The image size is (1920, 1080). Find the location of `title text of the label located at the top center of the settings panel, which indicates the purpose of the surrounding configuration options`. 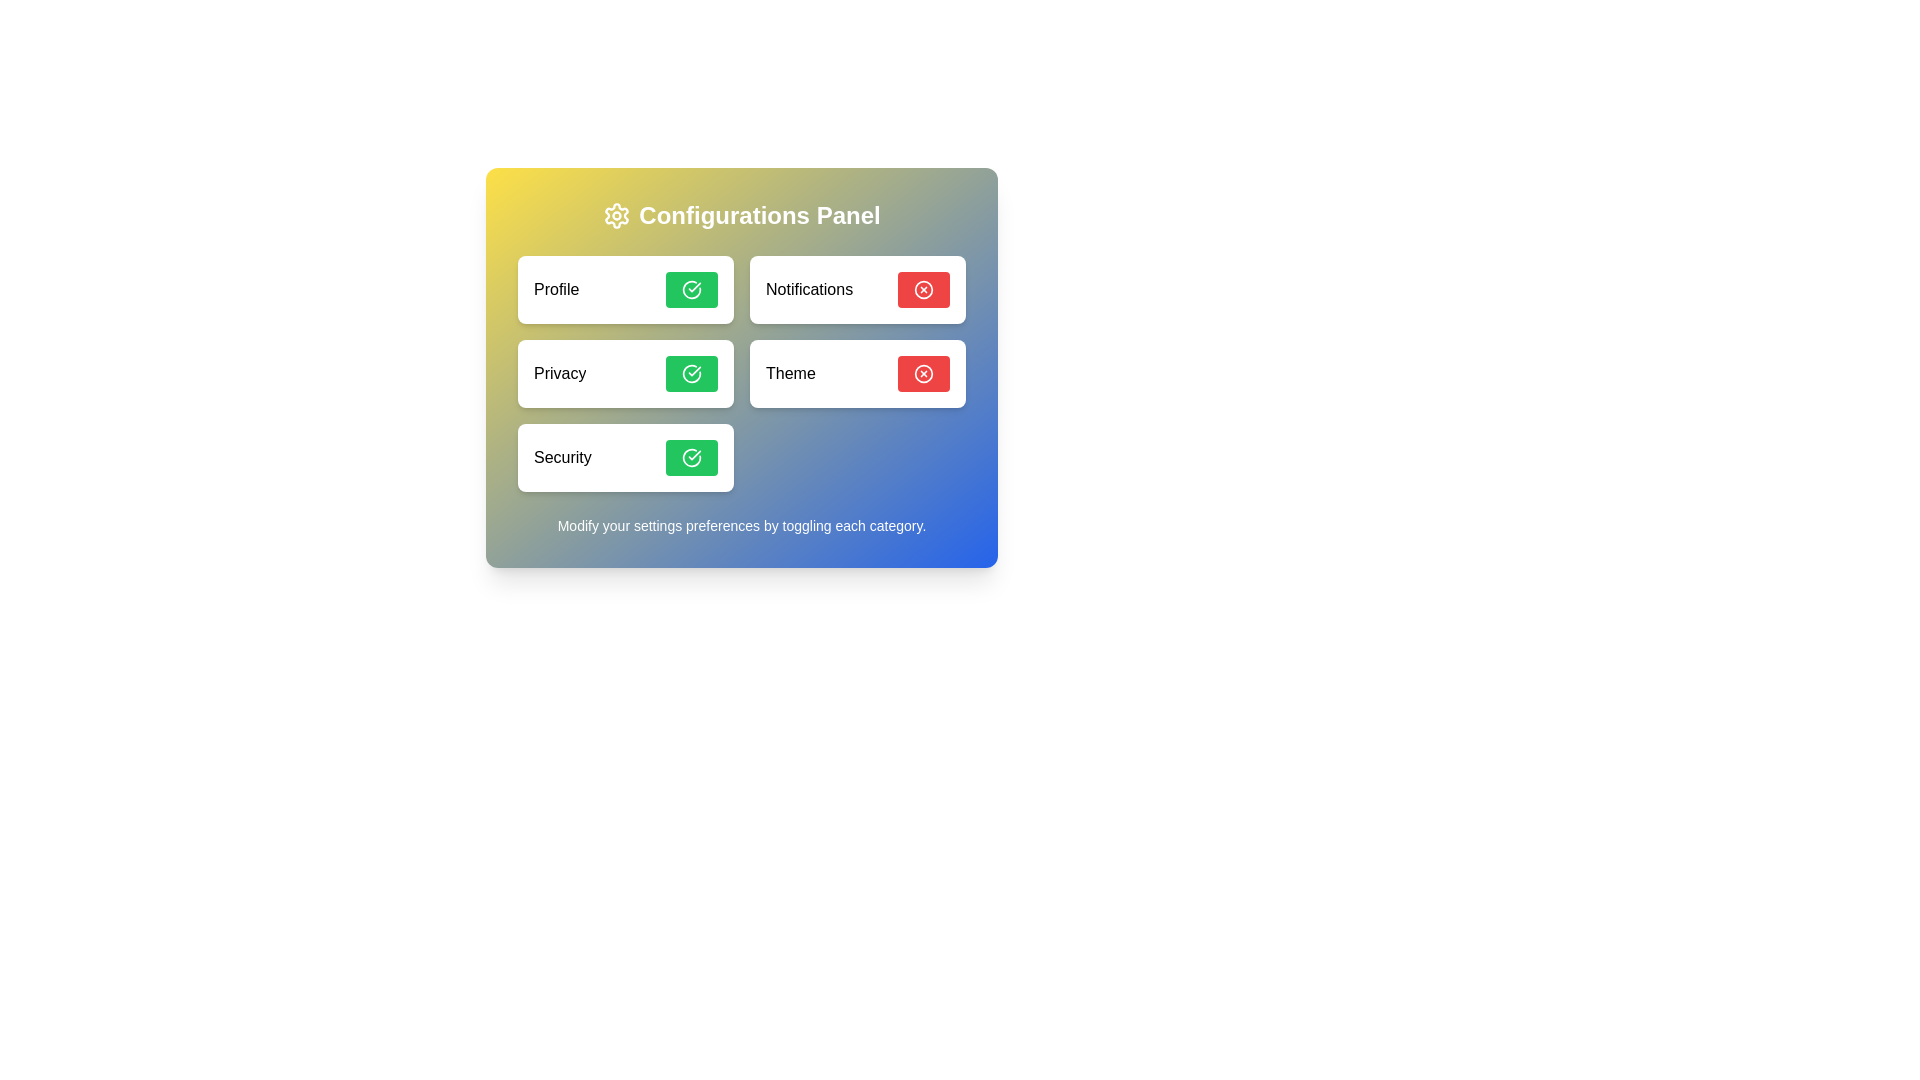

title text of the label located at the top center of the settings panel, which indicates the purpose of the surrounding configuration options is located at coordinates (741, 216).